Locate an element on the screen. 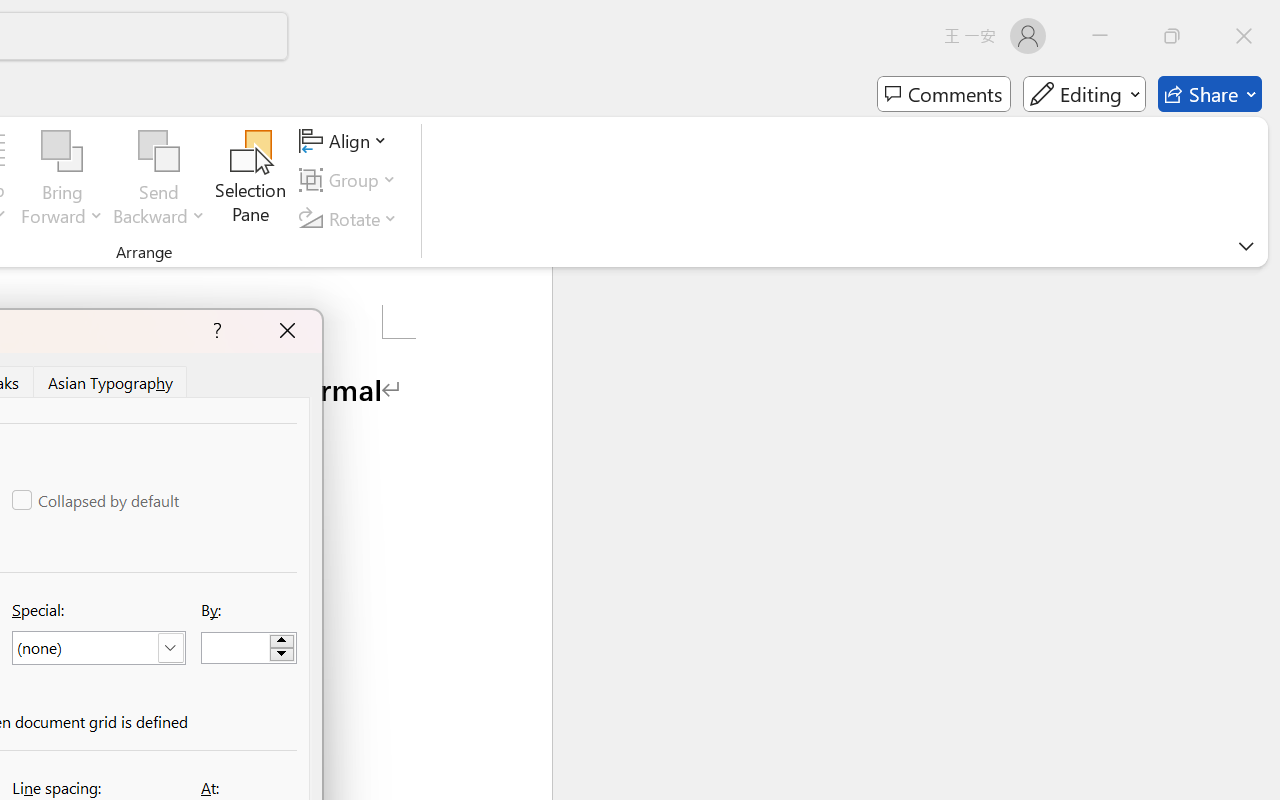 The width and height of the screenshot is (1280, 800). 'Group' is located at coordinates (351, 179).